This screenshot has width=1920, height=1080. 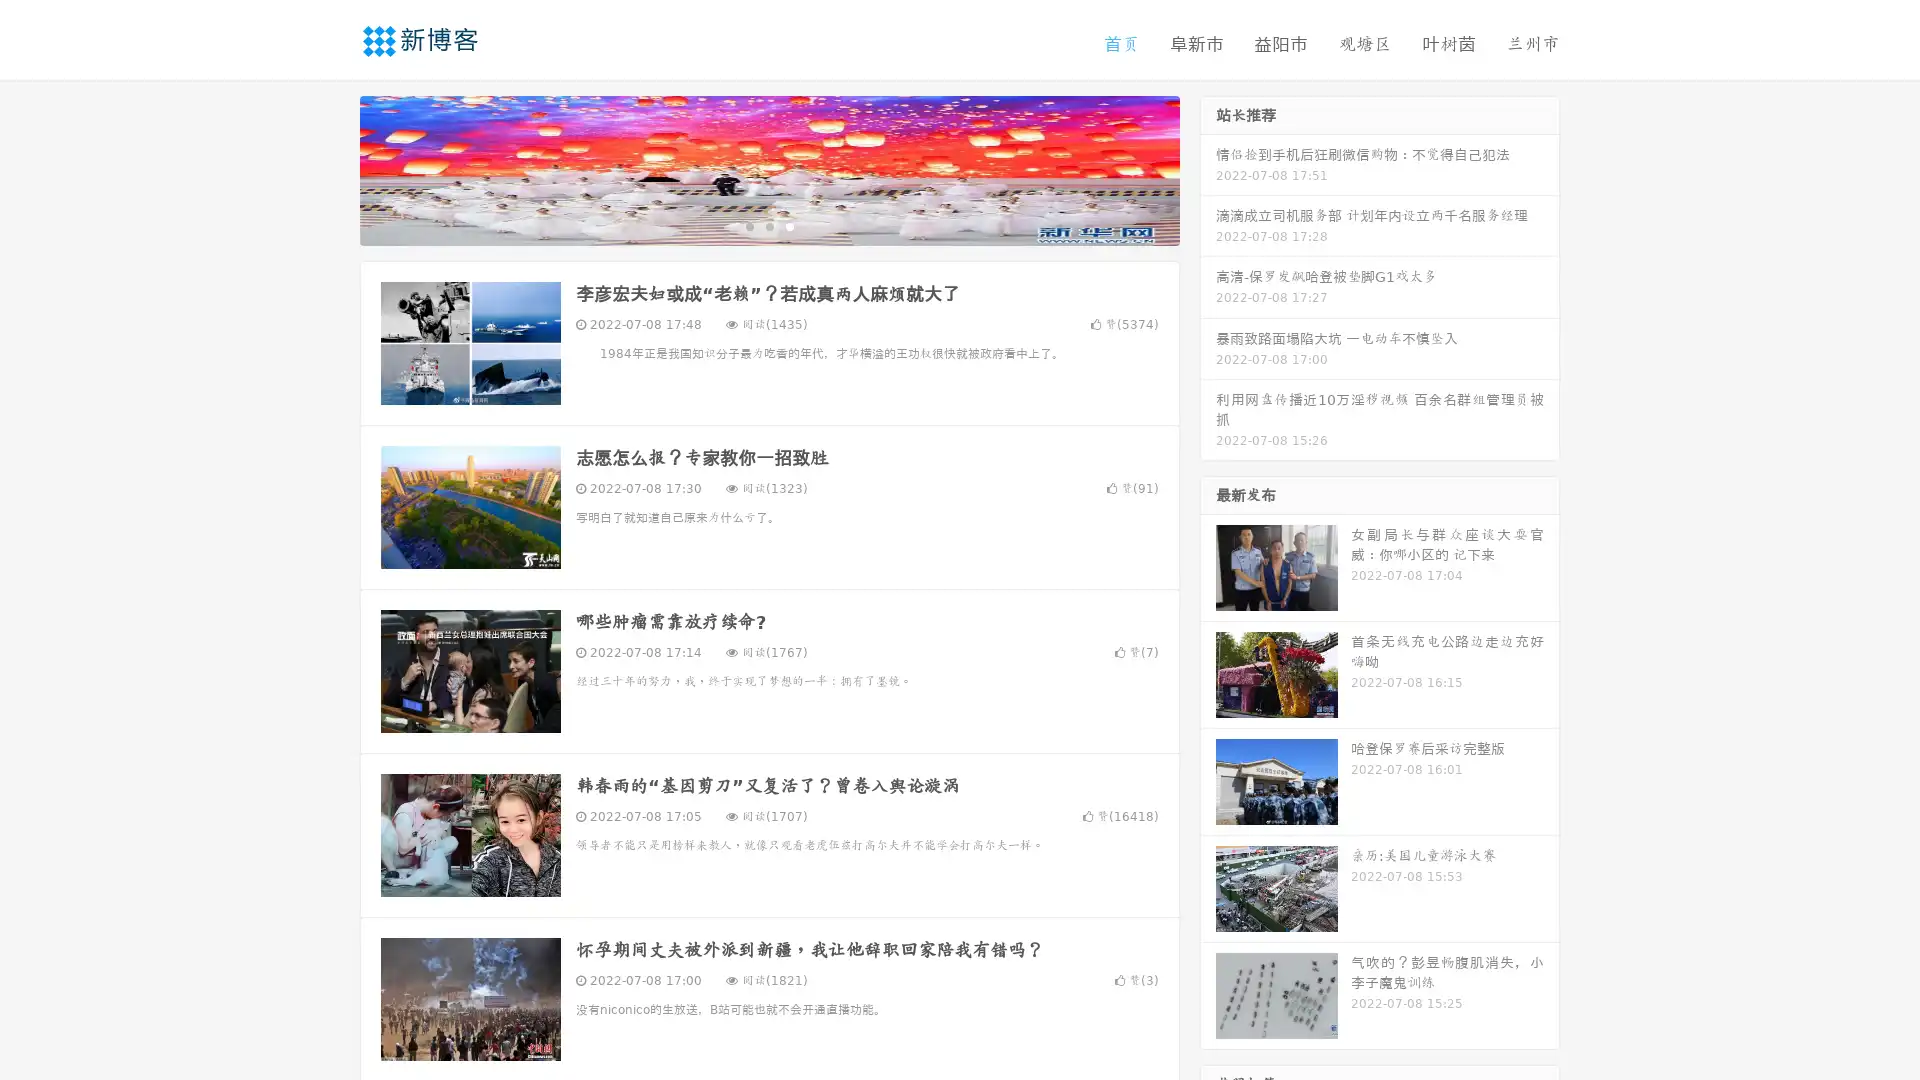 I want to click on Previous slide, so click(x=330, y=168).